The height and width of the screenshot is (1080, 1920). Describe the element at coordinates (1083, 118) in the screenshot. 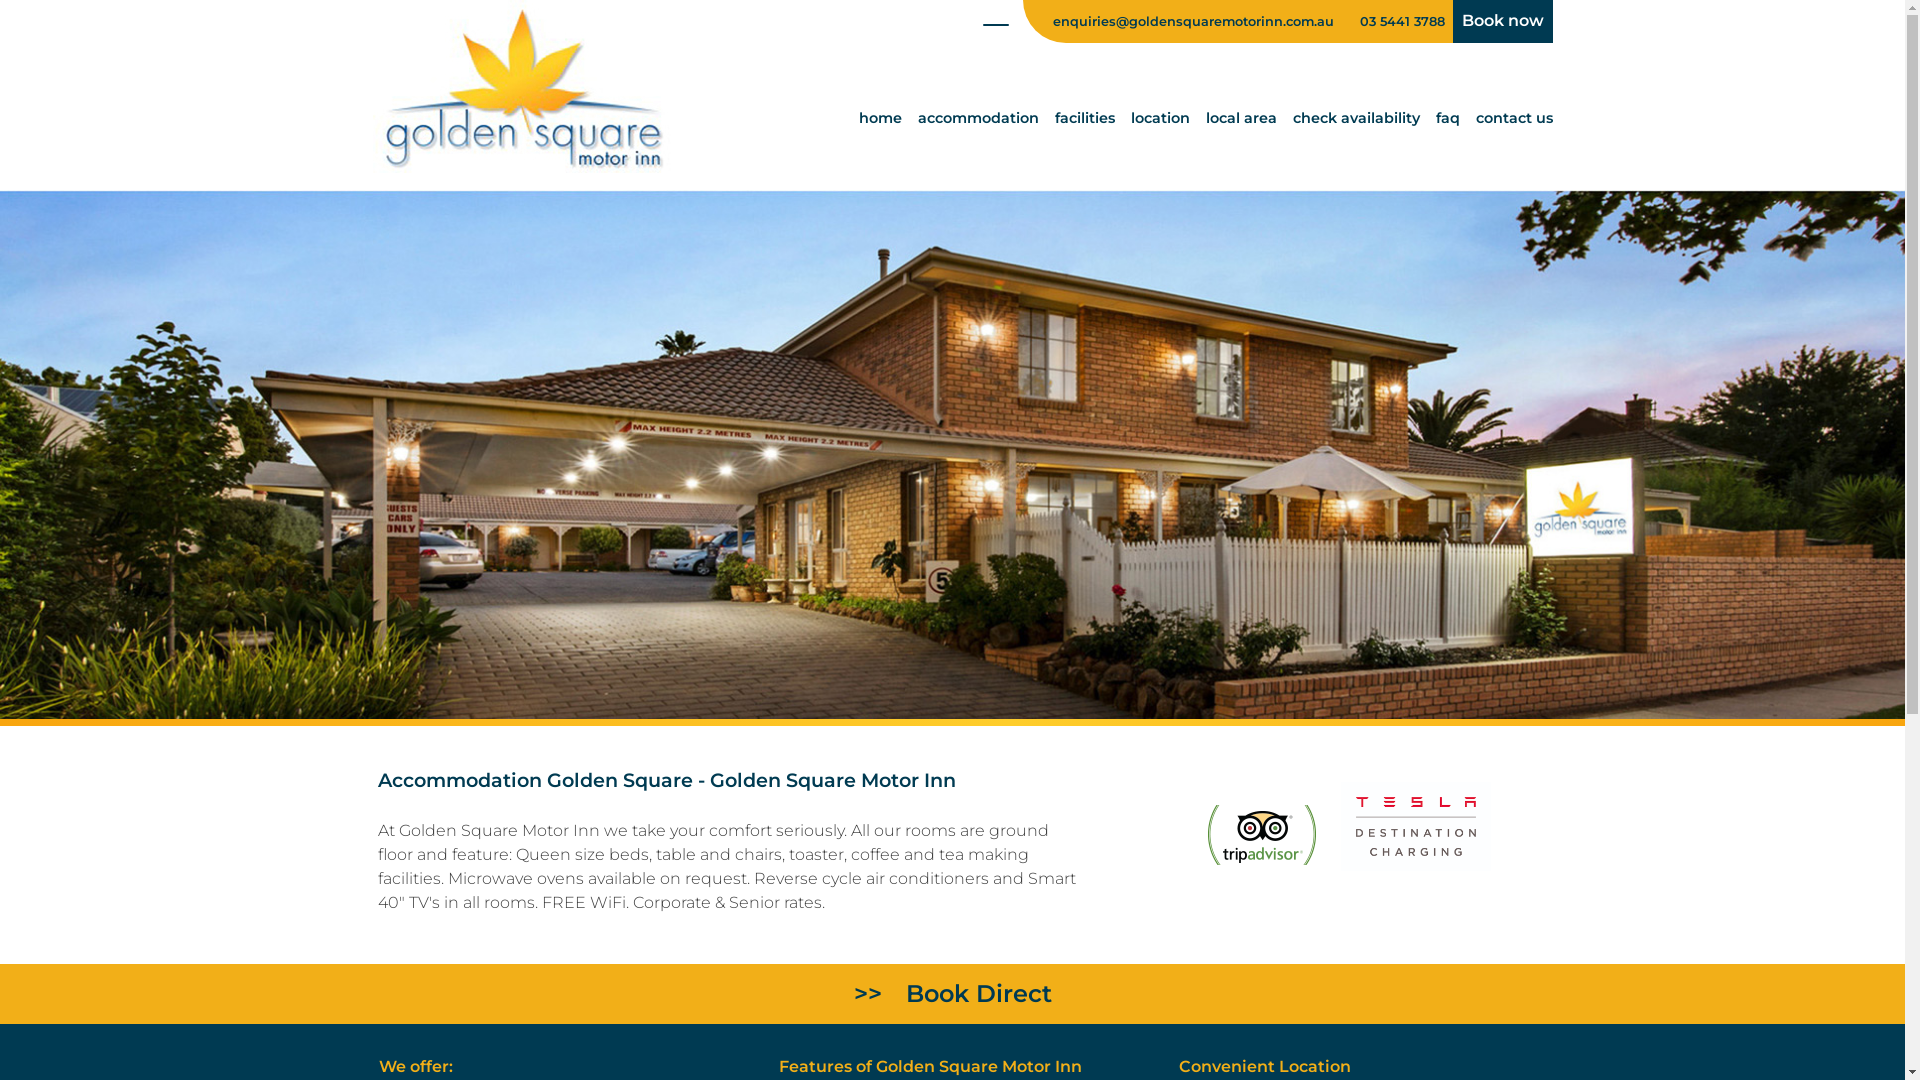

I see `'facilities'` at that location.